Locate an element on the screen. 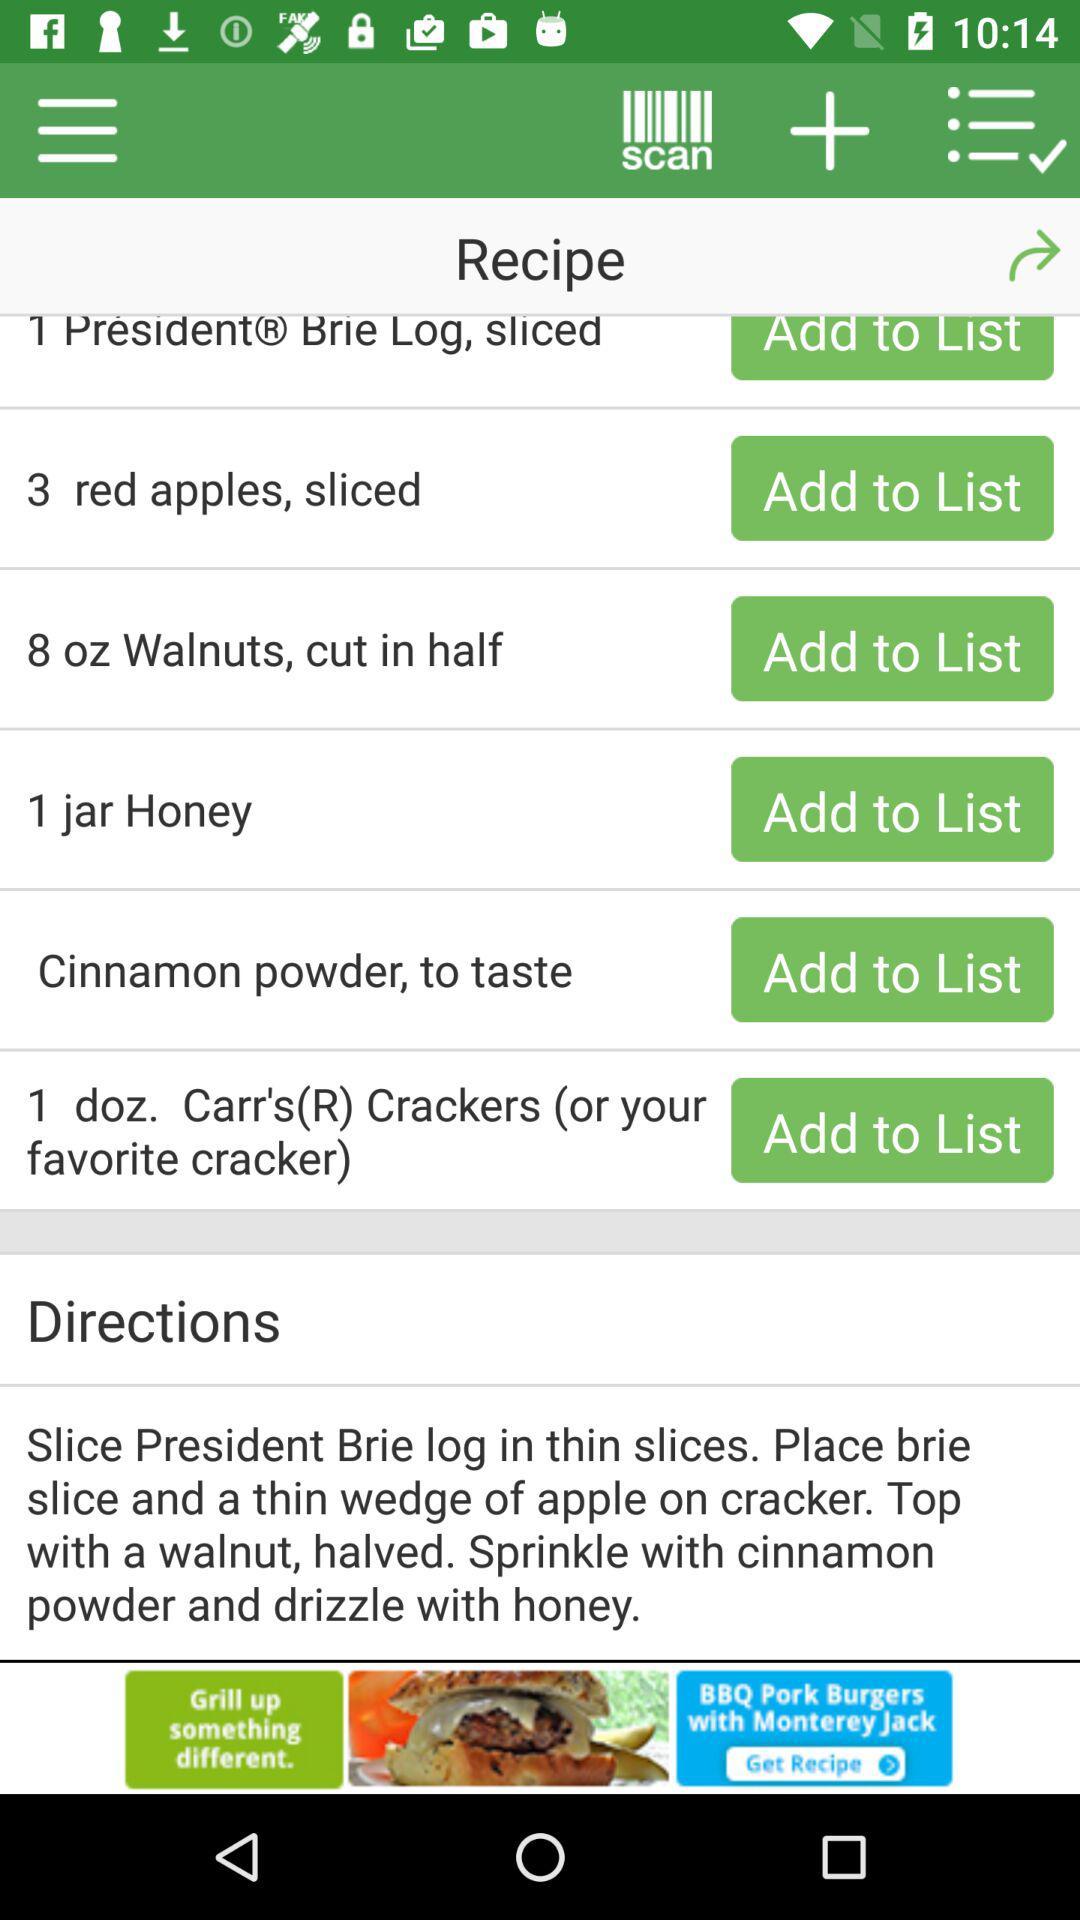 This screenshot has height=1920, width=1080. the list icon is located at coordinates (1007, 129).